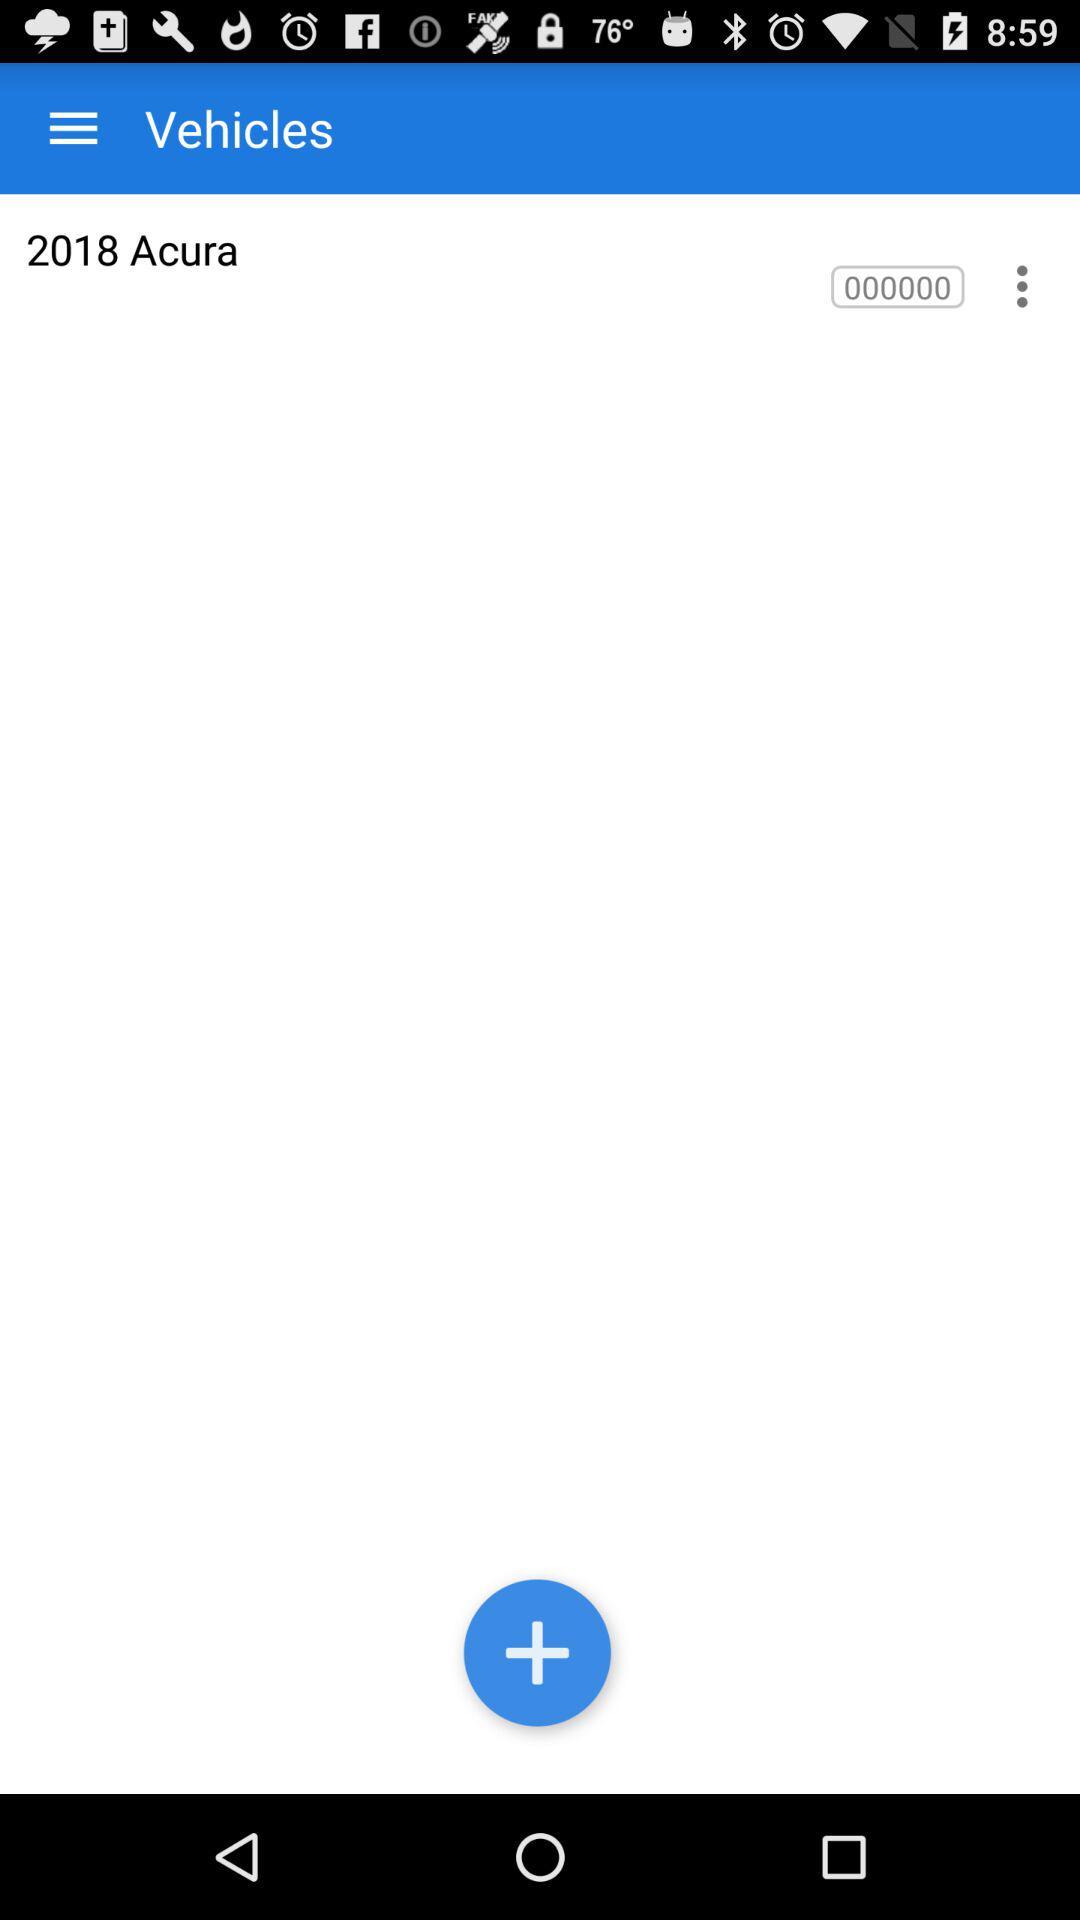 Image resolution: width=1080 pixels, height=1920 pixels. What do you see at coordinates (132, 248) in the screenshot?
I see `the icon below vehicles` at bounding box center [132, 248].